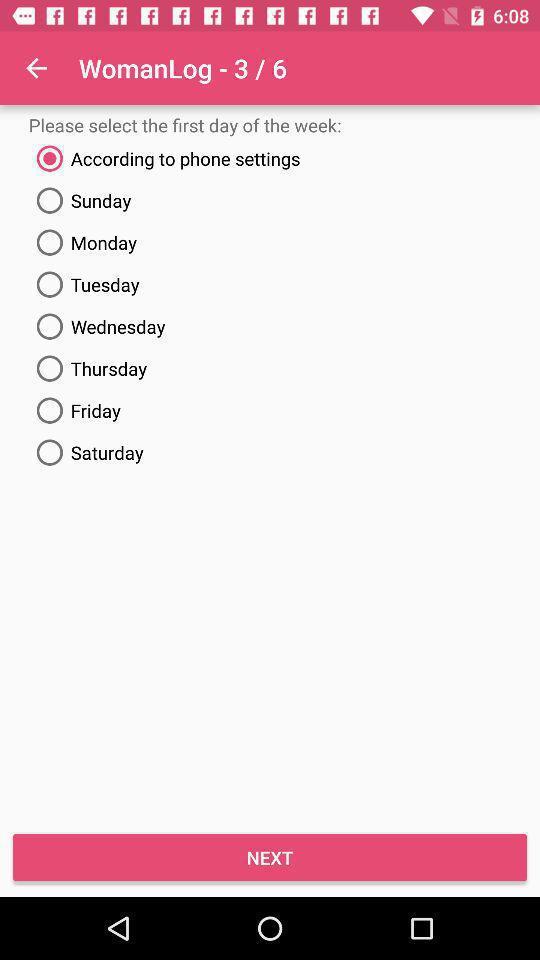 The width and height of the screenshot is (540, 960). What do you see at coordinates (270, 283) in the screenshot?
I see `tuesday item` at bounding box center [270, 283].